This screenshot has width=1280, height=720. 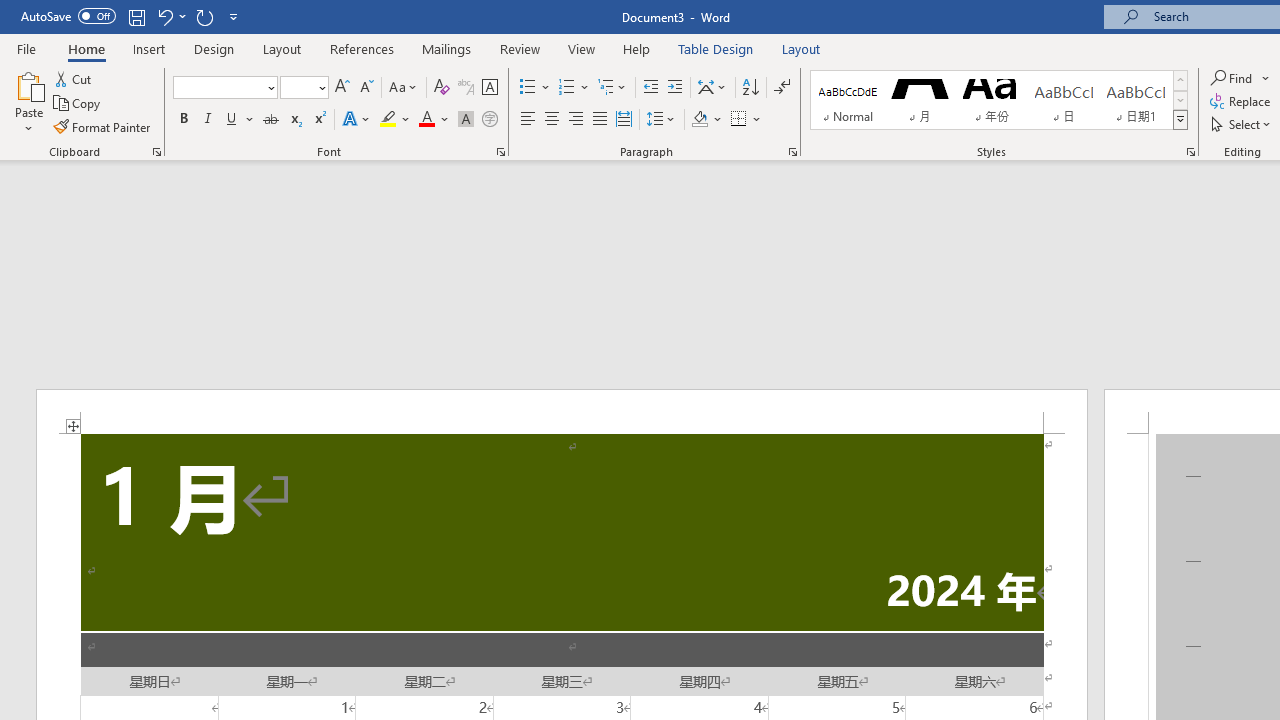 I want to click on 'Styles', so click(x=1180, y=120).